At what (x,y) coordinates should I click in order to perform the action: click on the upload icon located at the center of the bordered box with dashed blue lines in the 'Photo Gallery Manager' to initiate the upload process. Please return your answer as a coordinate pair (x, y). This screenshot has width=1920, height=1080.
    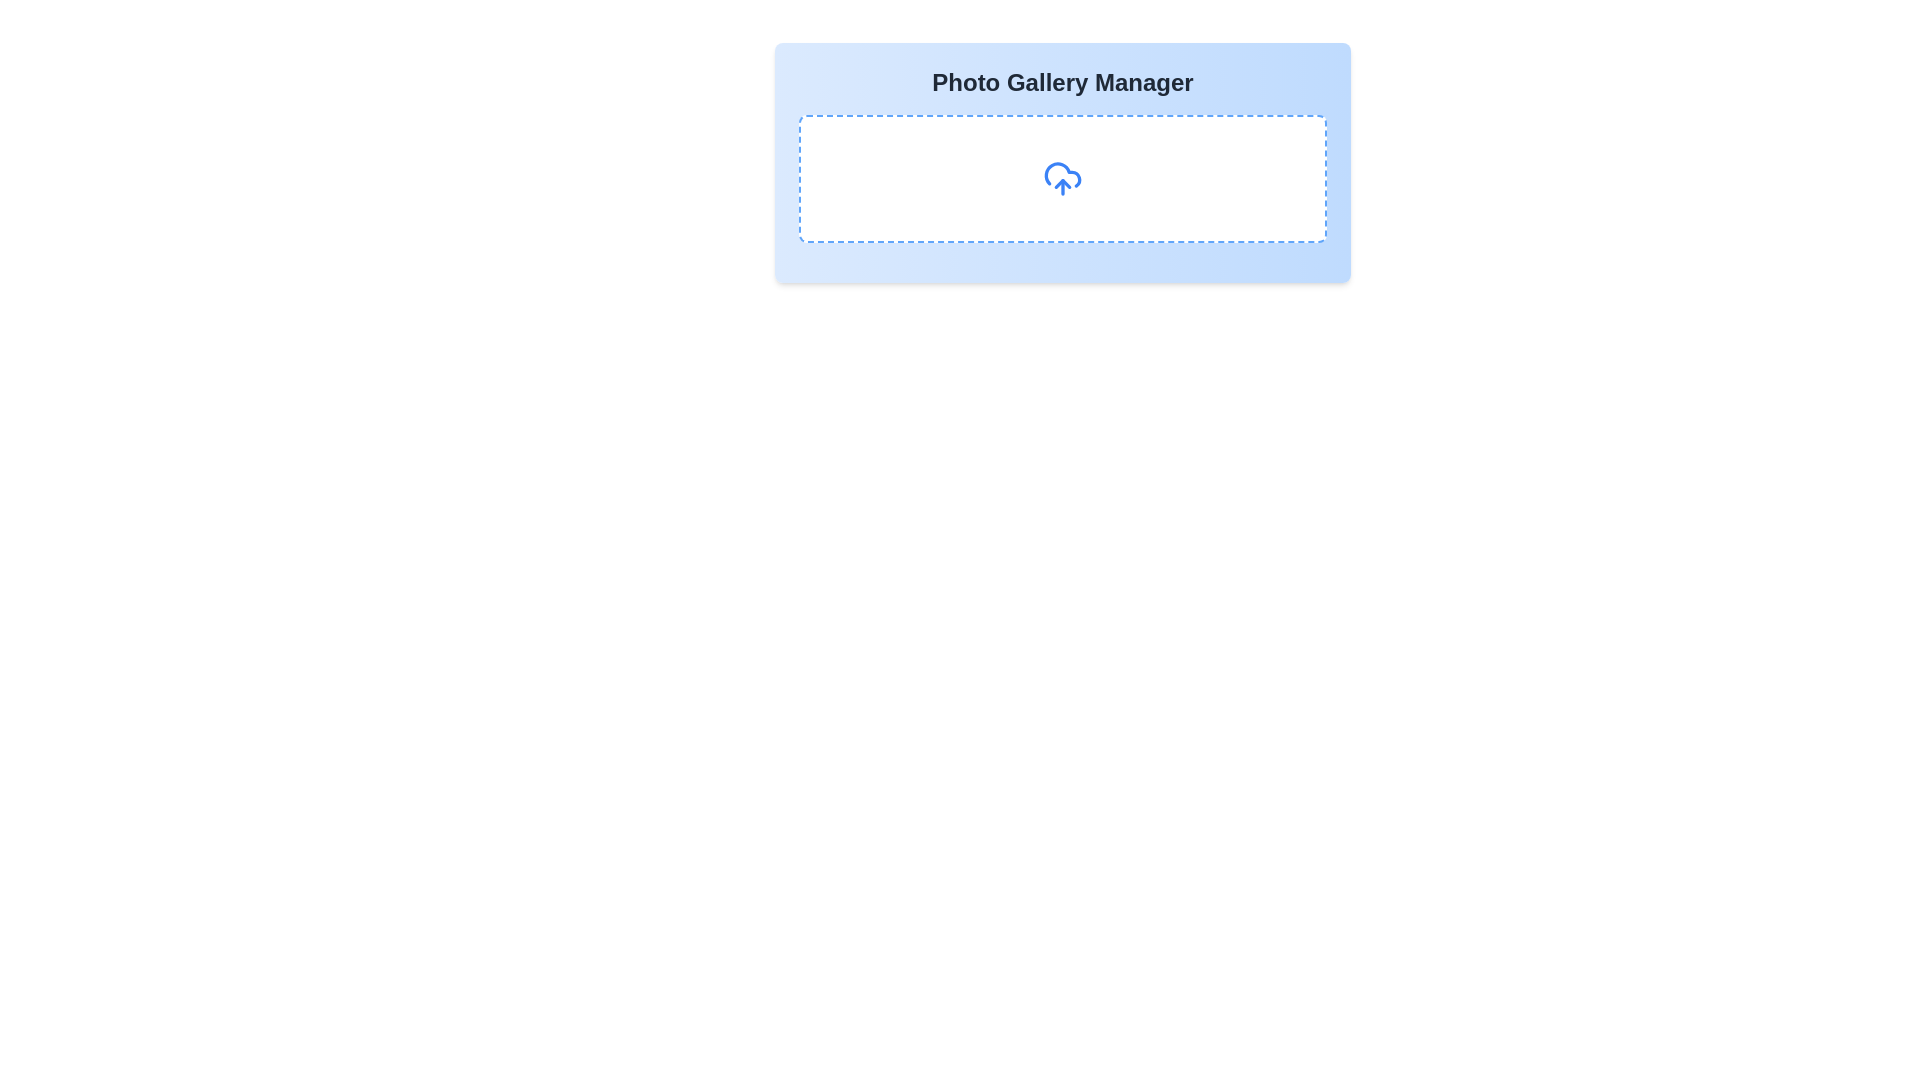
    Looking at the image, I should click on (1061, 177).